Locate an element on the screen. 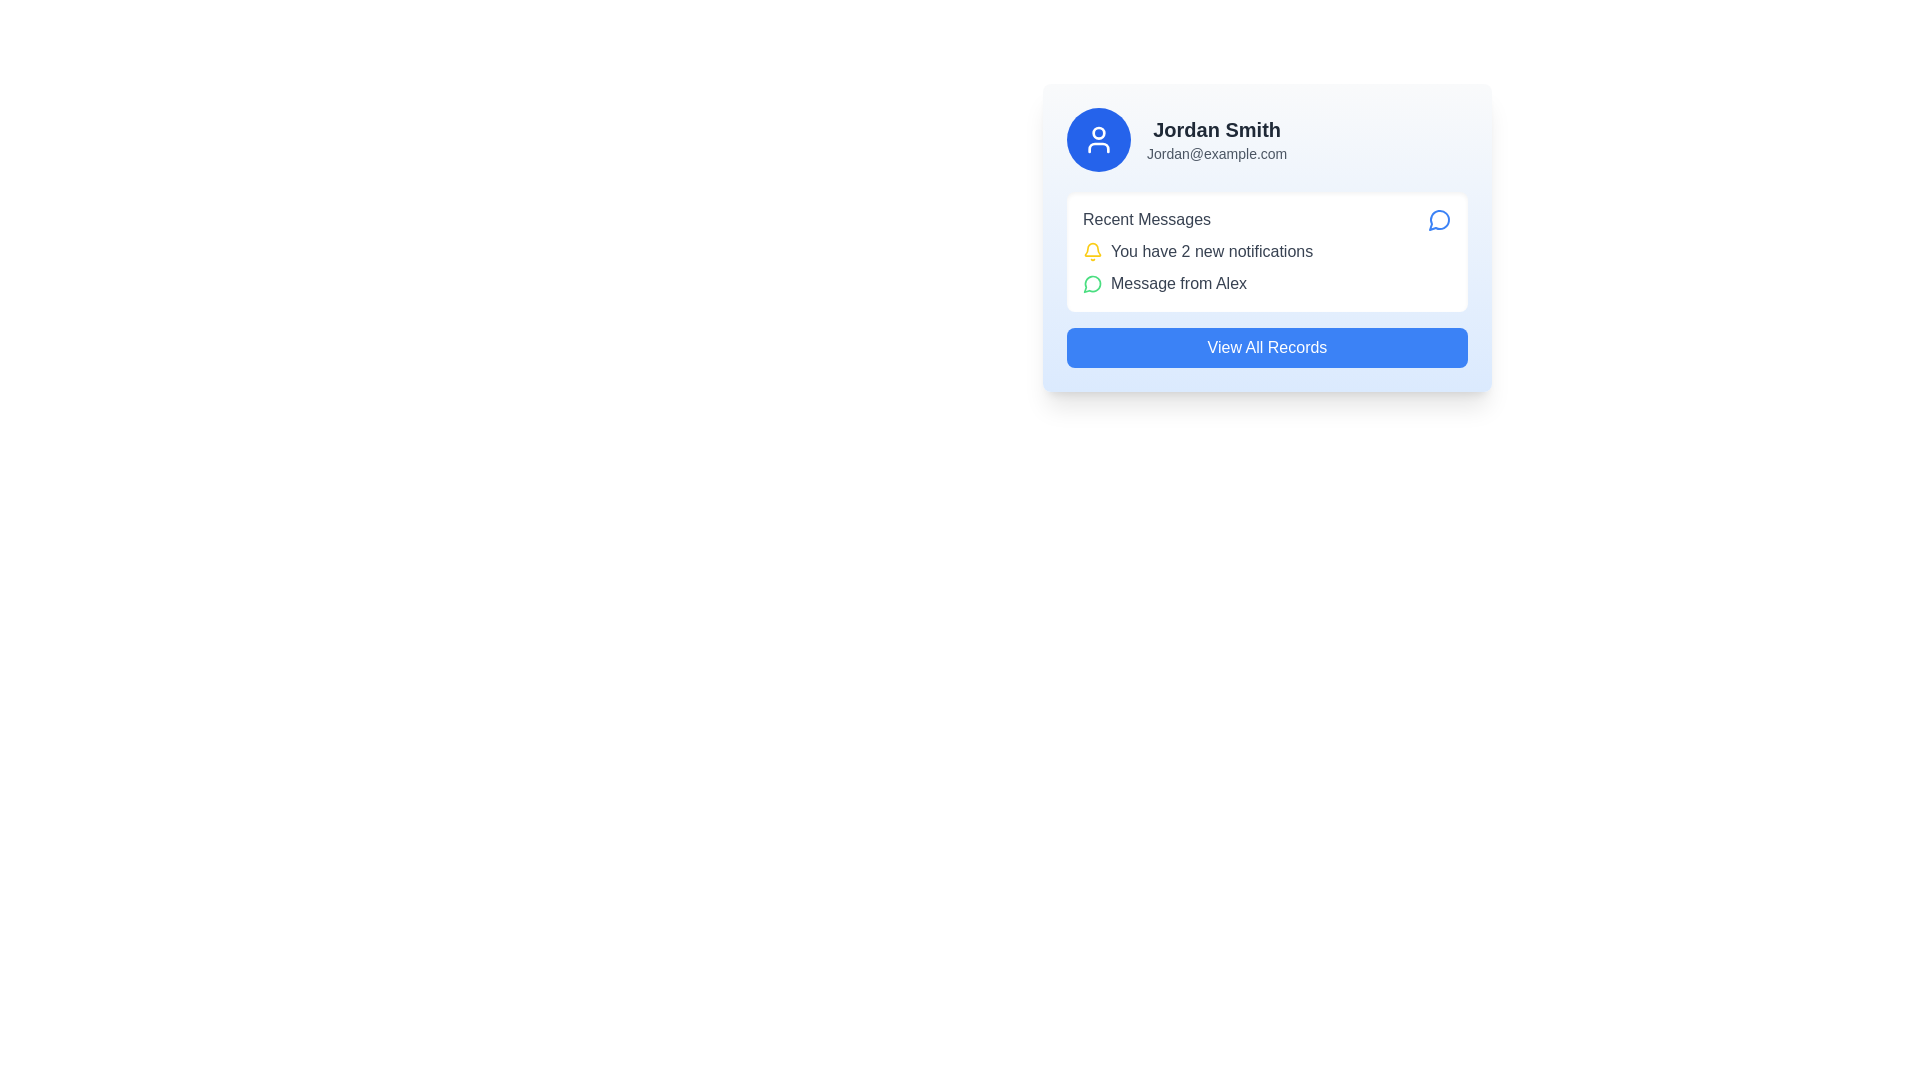 The image size is (1920, 1080). the green speech bubble icon located to the left of the text 'Message from Alex' within the 'Recent Messages' notification entry is located at coordinates (1092, 284).